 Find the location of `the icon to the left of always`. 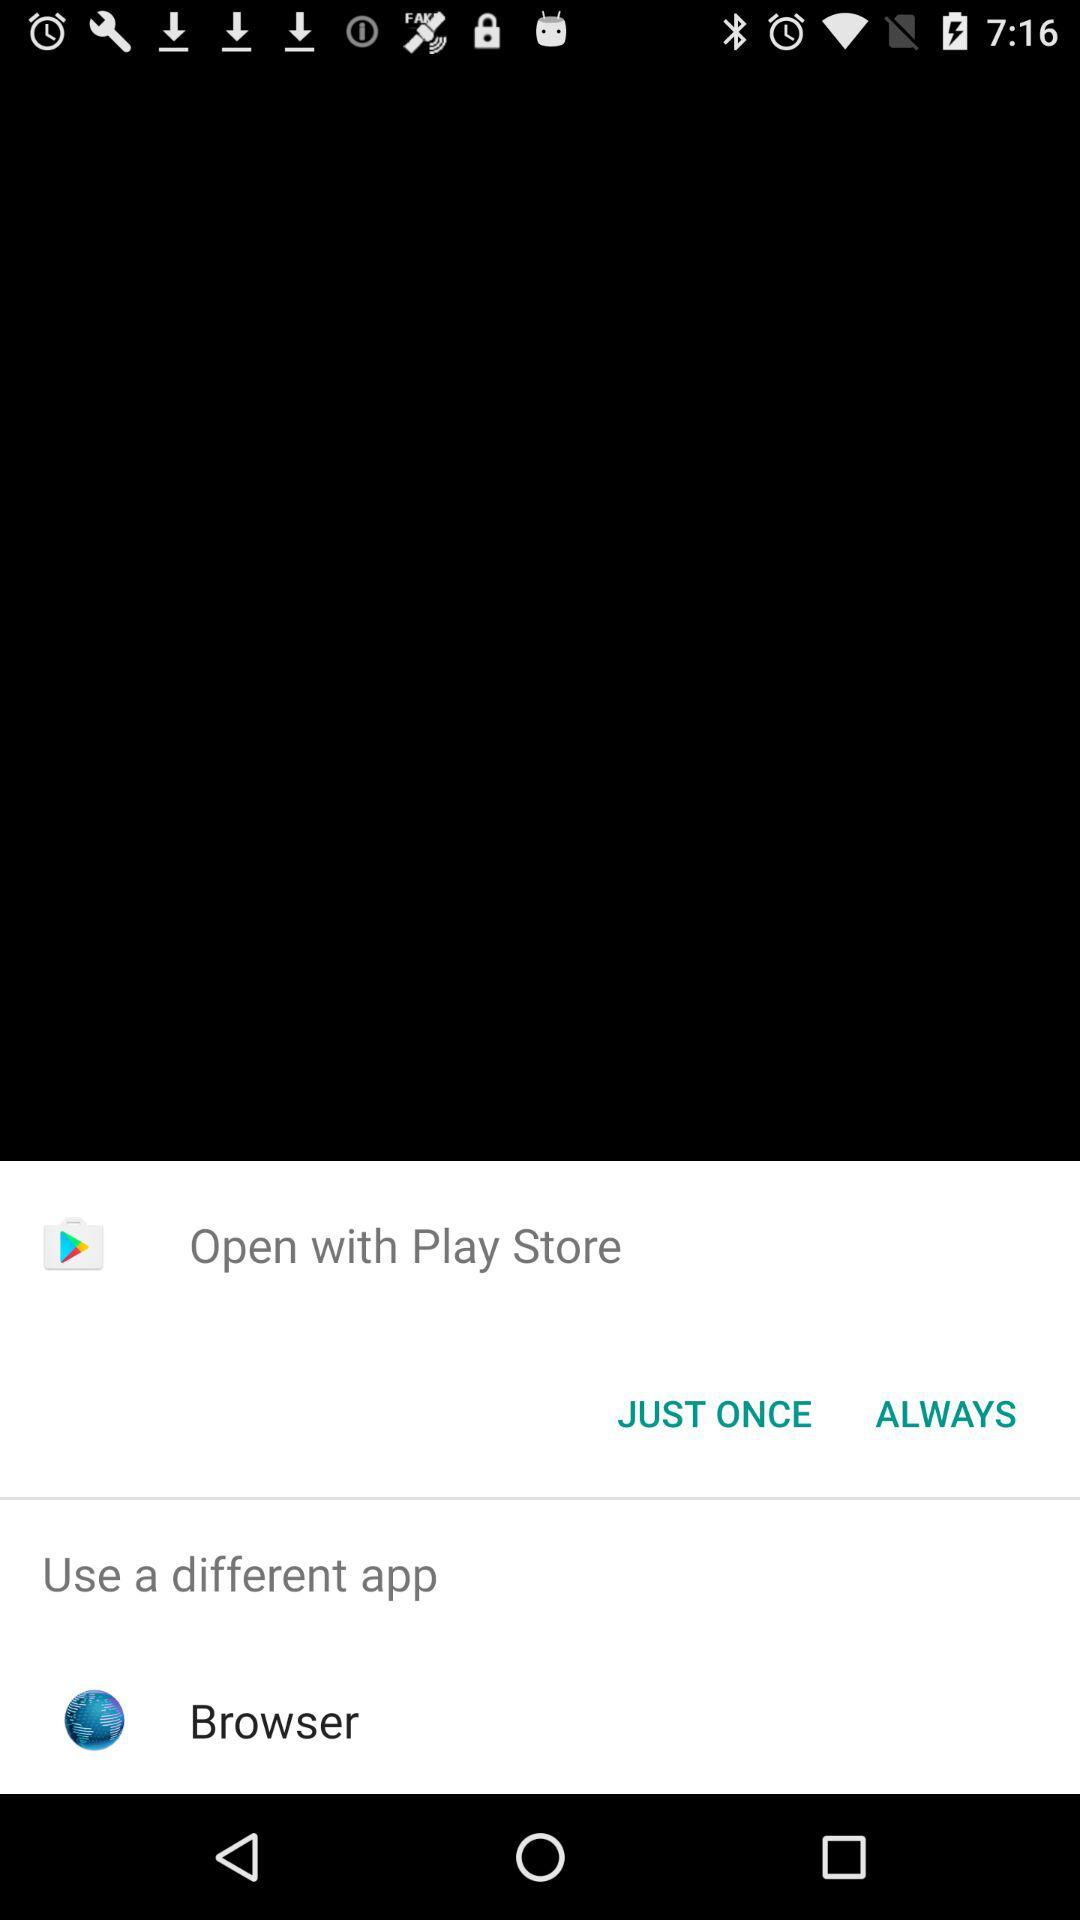

the icon to the left of always is located at coordinates (713, 1411).